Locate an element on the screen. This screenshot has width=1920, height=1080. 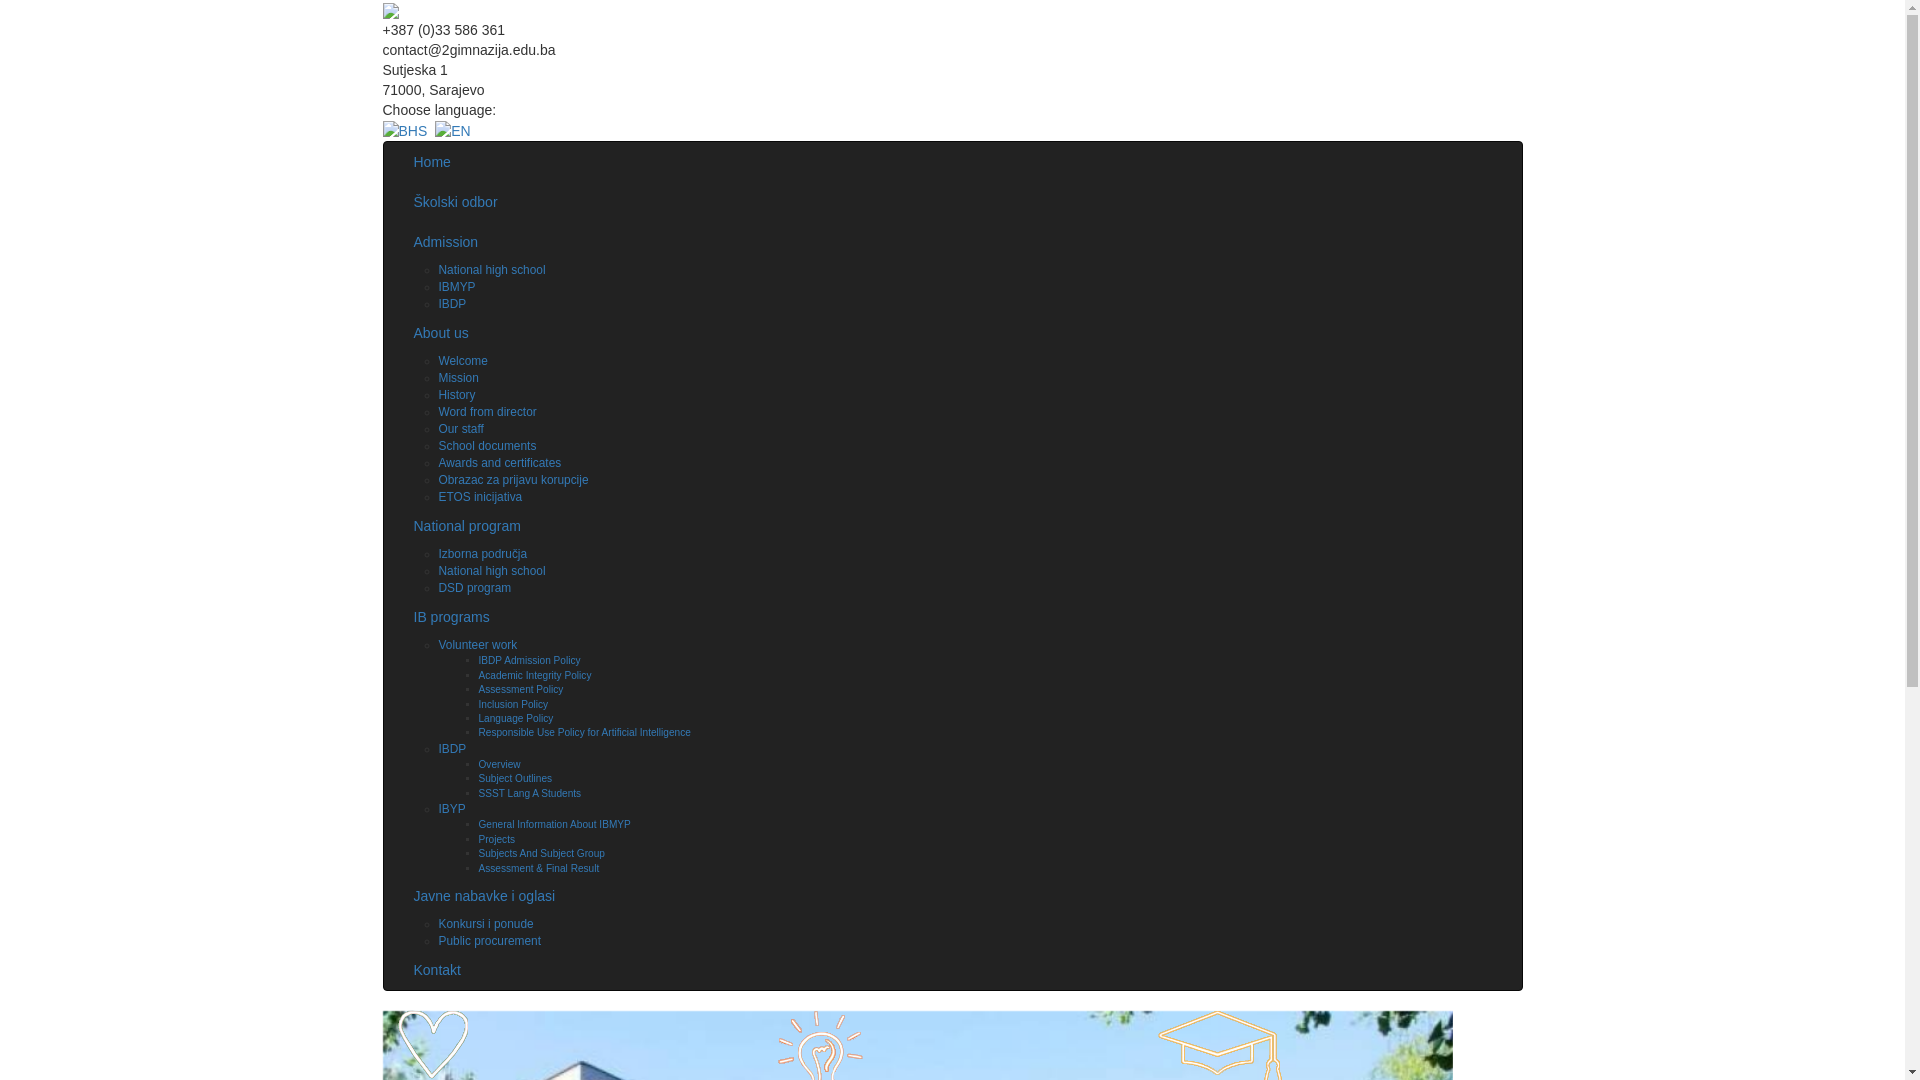
'Overview' is located at coordinates (499, 764).